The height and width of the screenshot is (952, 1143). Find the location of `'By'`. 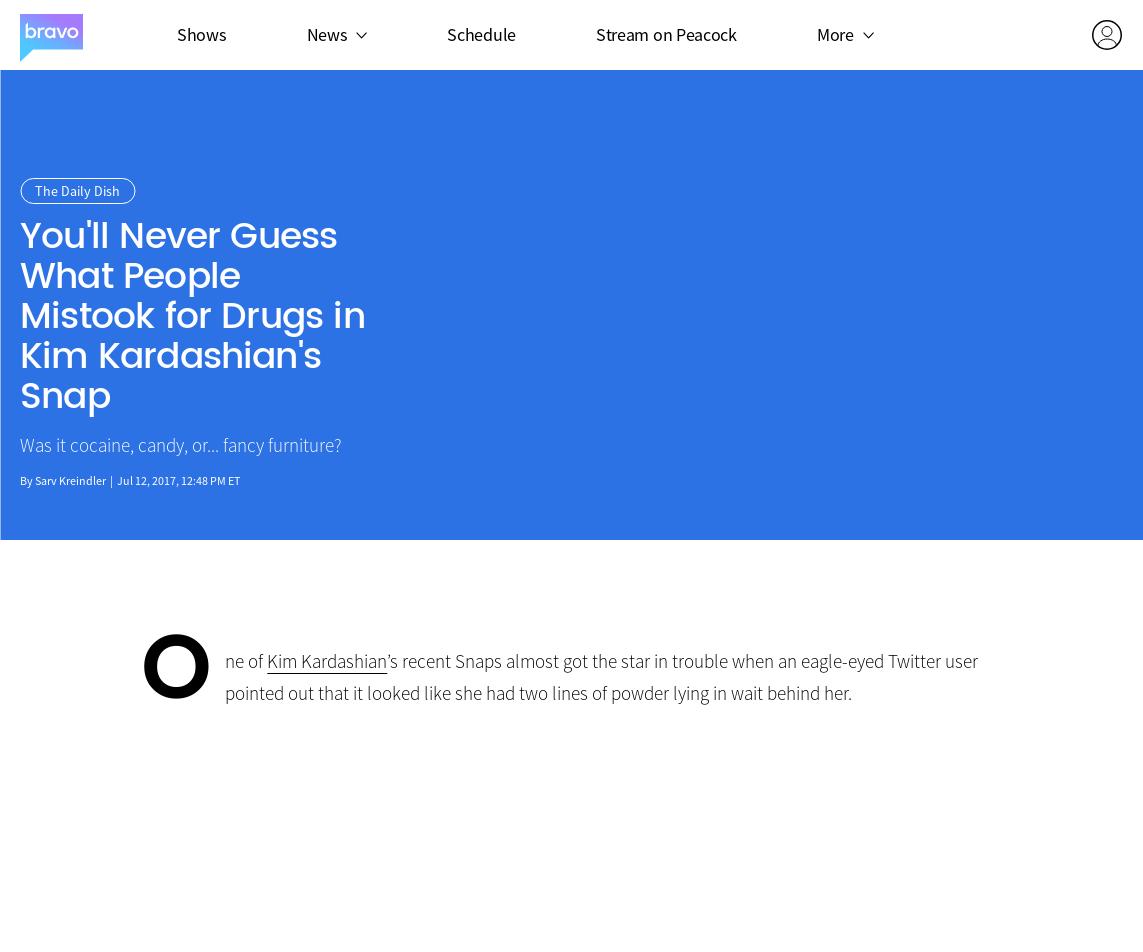

'By' is located at coordinates (27, 480).